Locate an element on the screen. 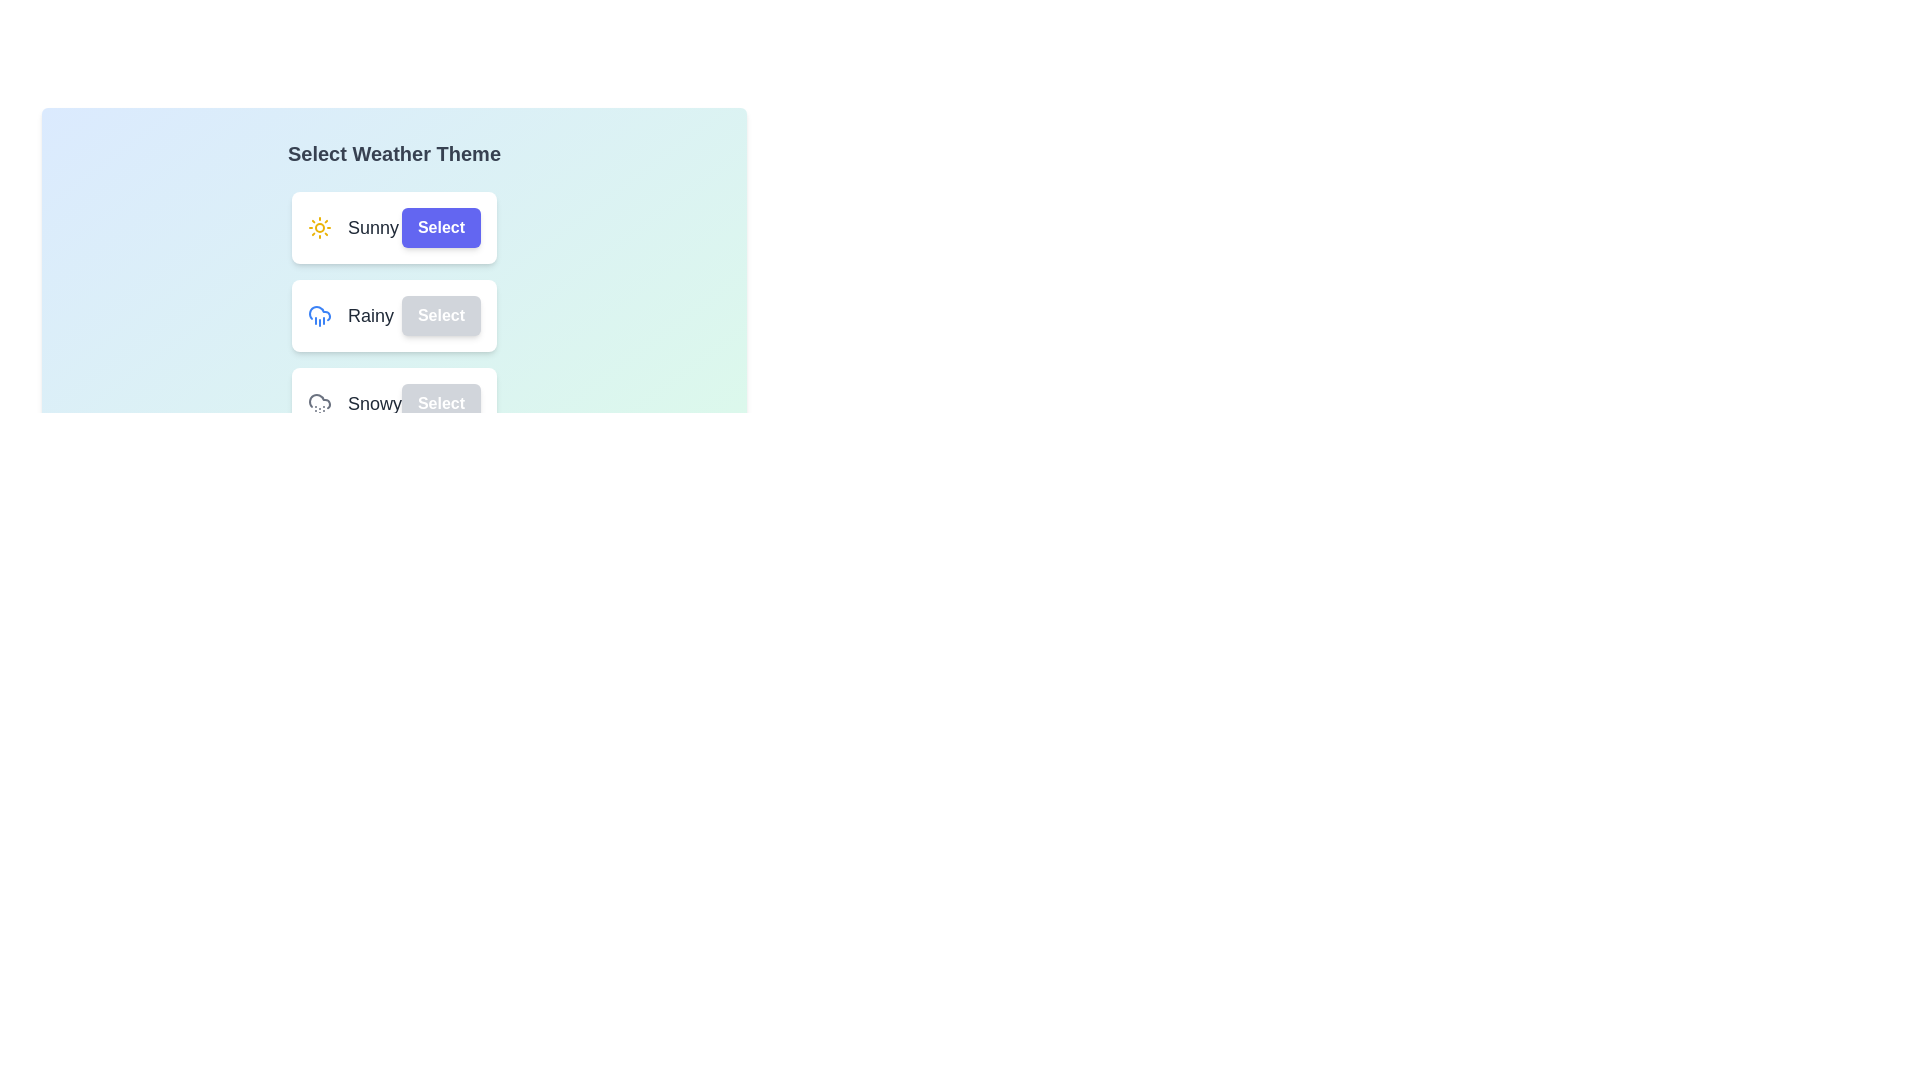  the icon for the rainy weather theme is located at coordinates (318, 315).